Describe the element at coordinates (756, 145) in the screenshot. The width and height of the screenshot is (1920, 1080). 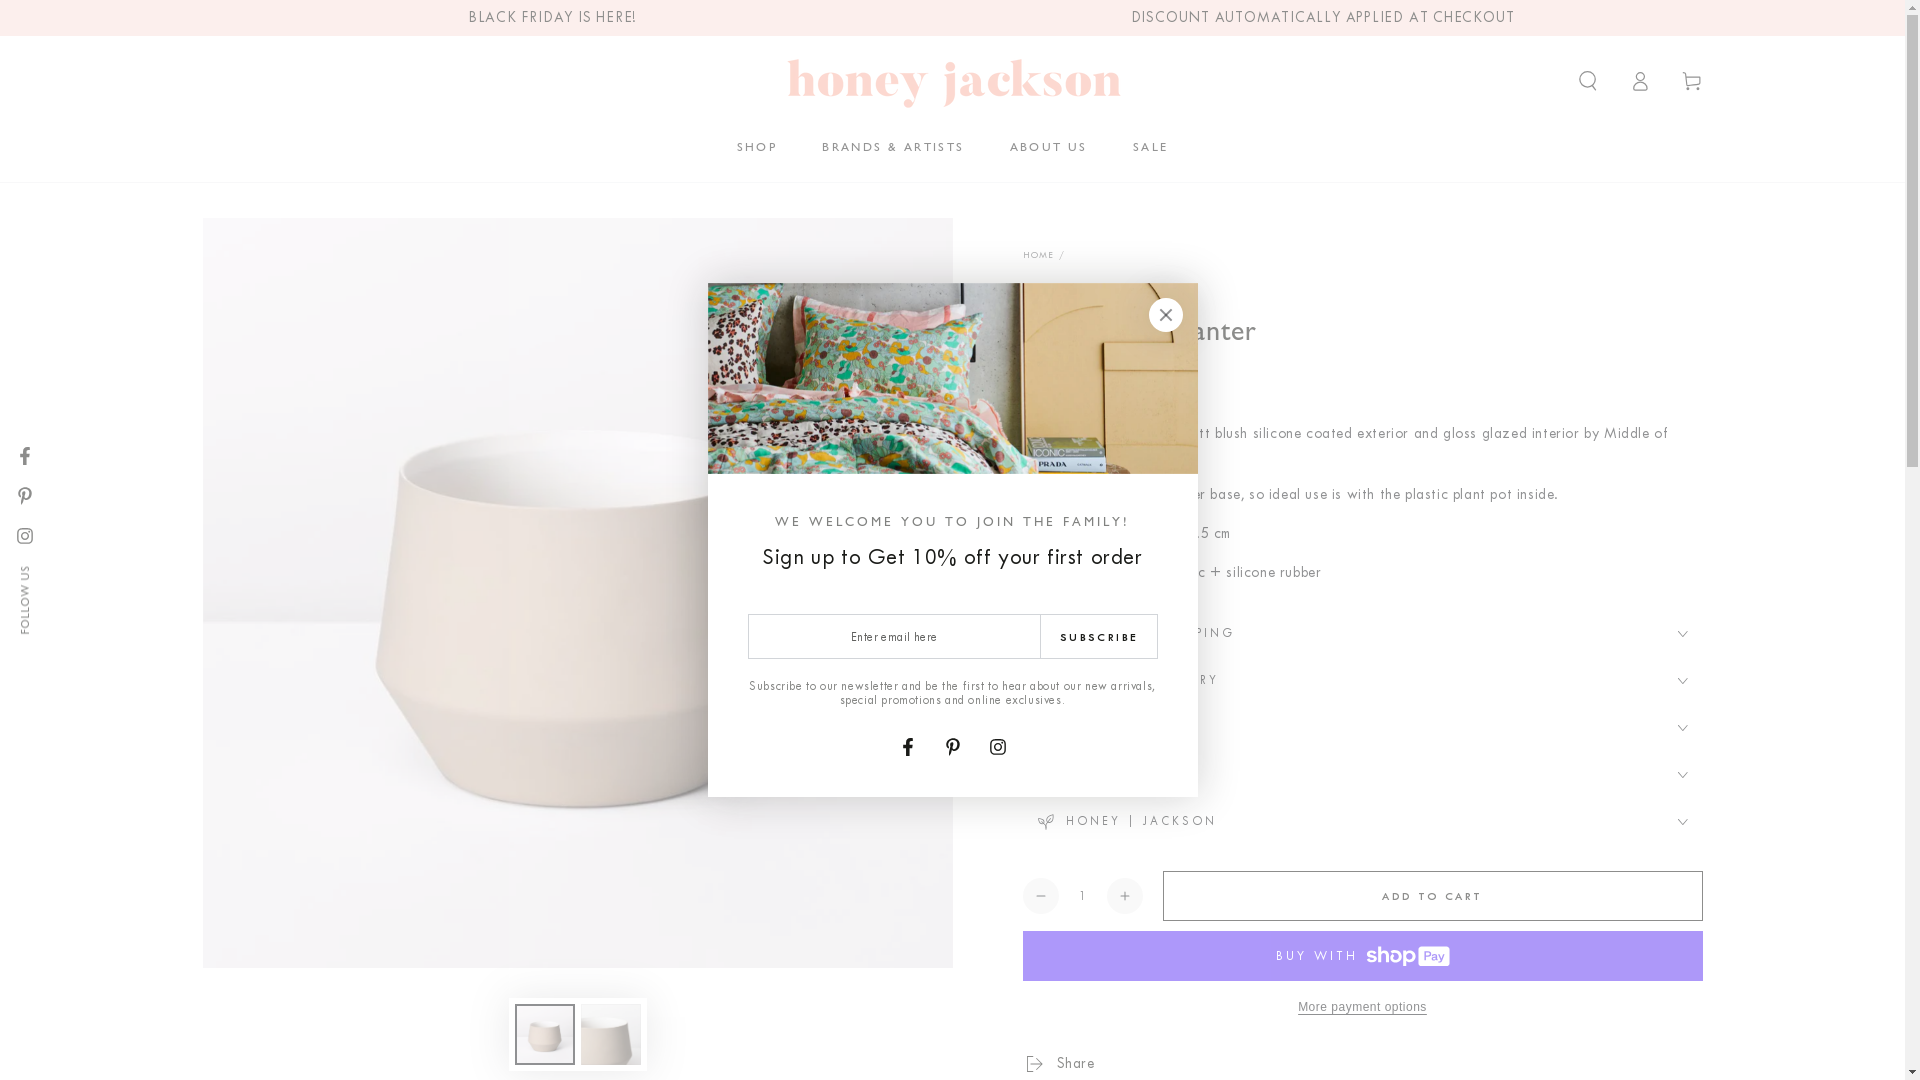
I see `'SHOP'` at that location.